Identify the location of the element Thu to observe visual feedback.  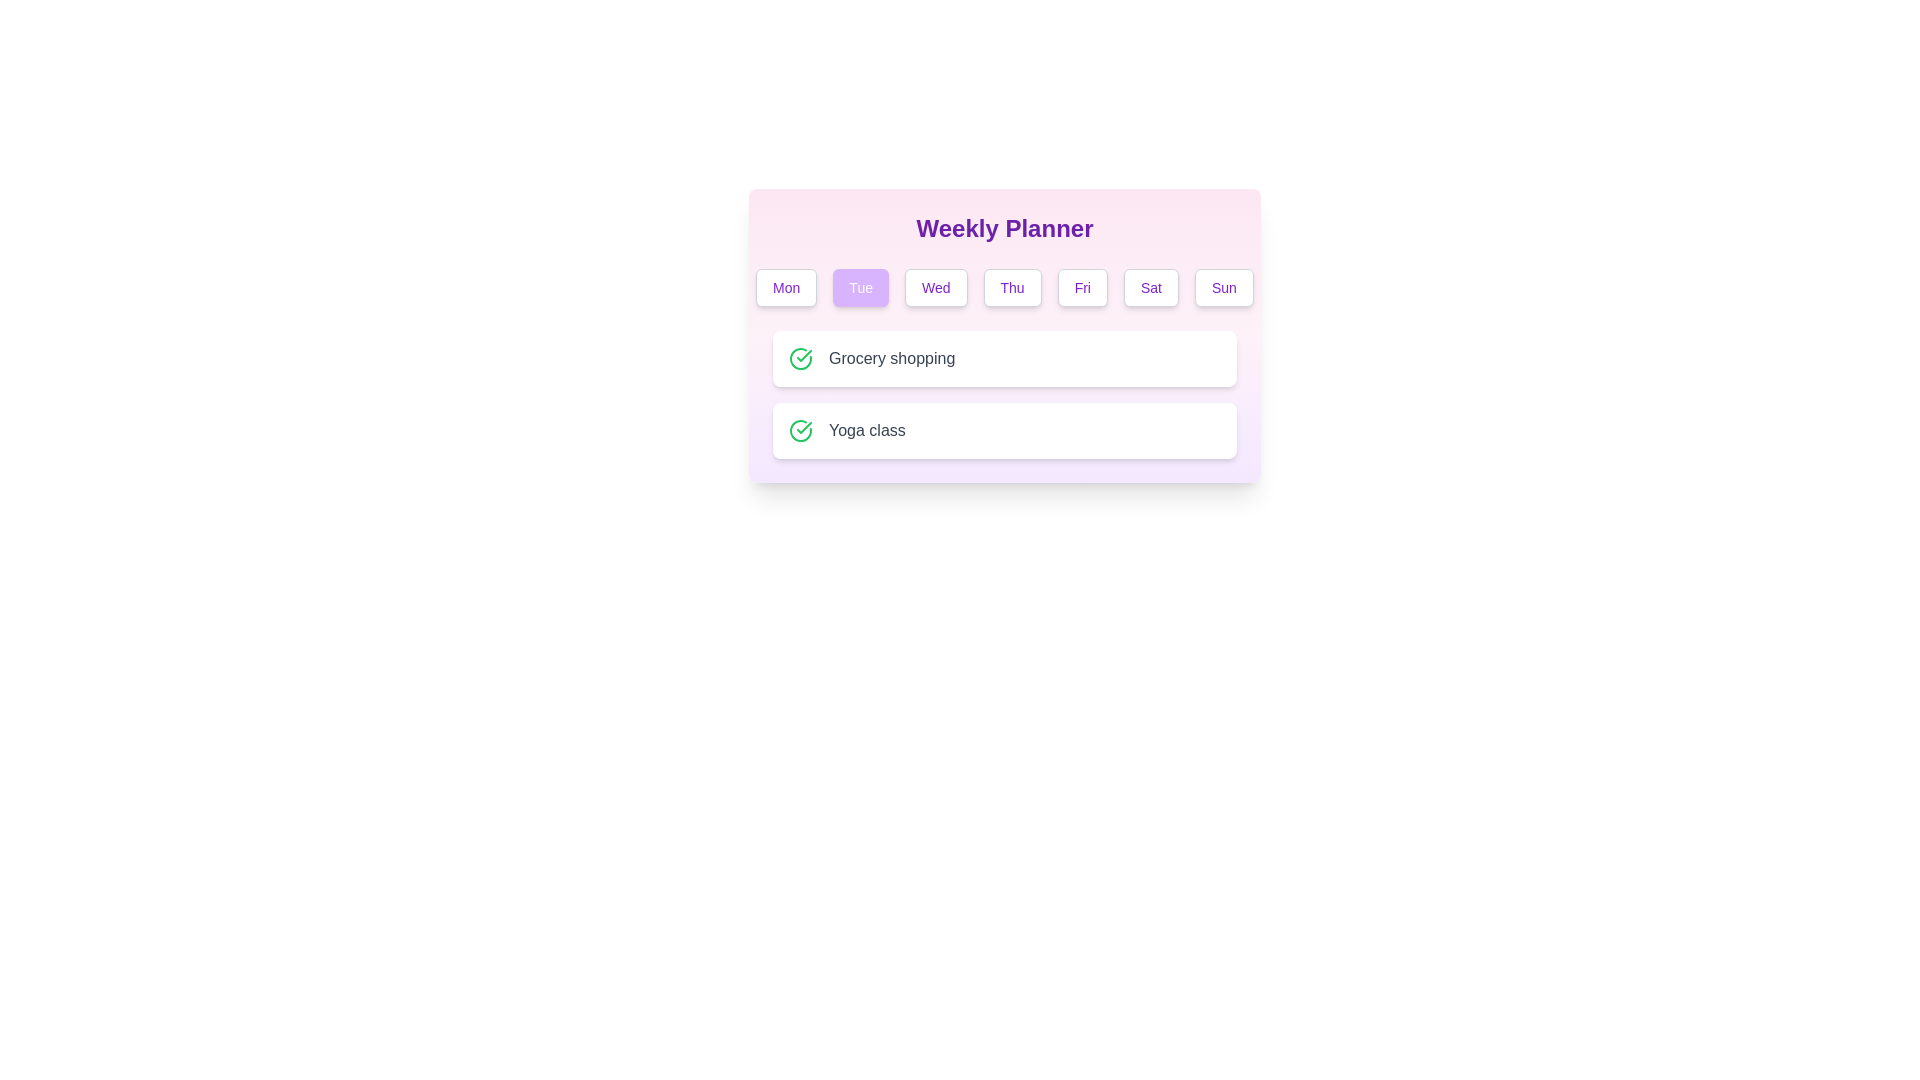
(1012, 288).